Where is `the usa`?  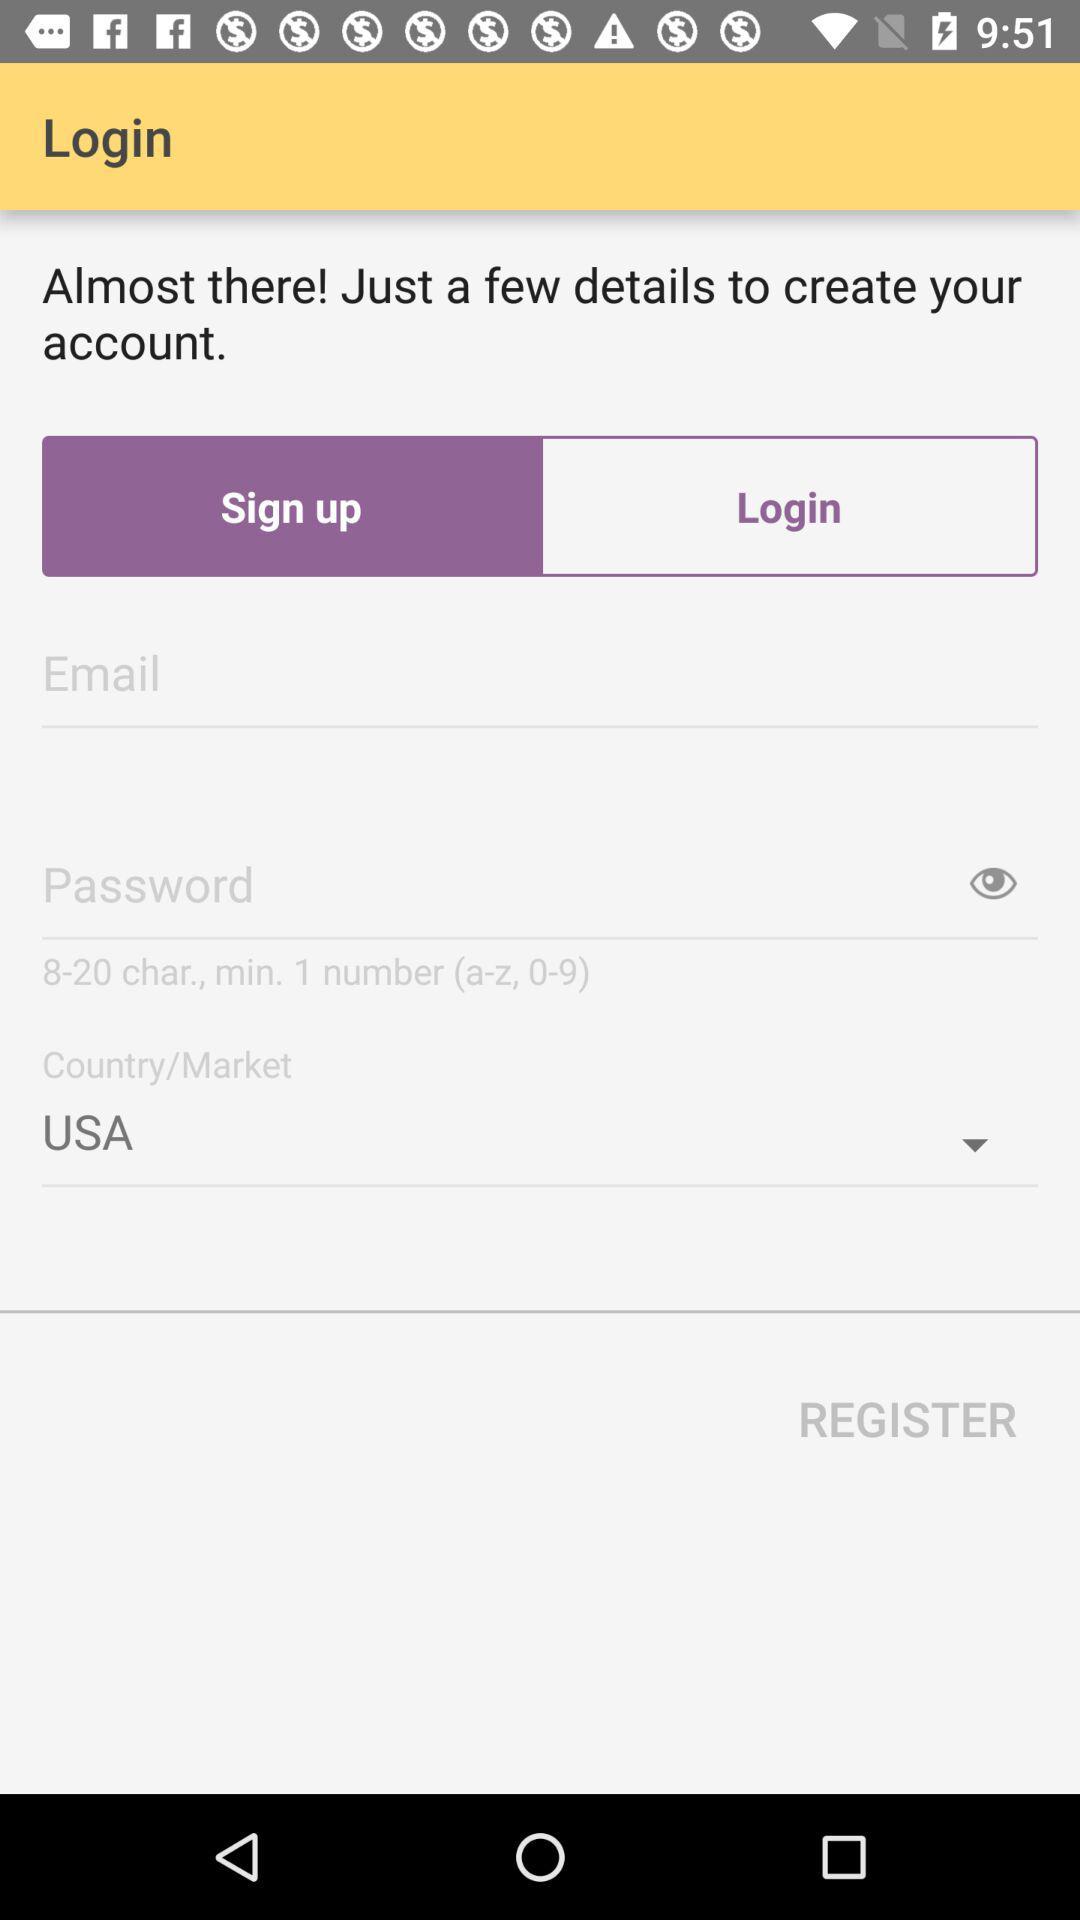
the usa is located at coordinates (540, 1123).